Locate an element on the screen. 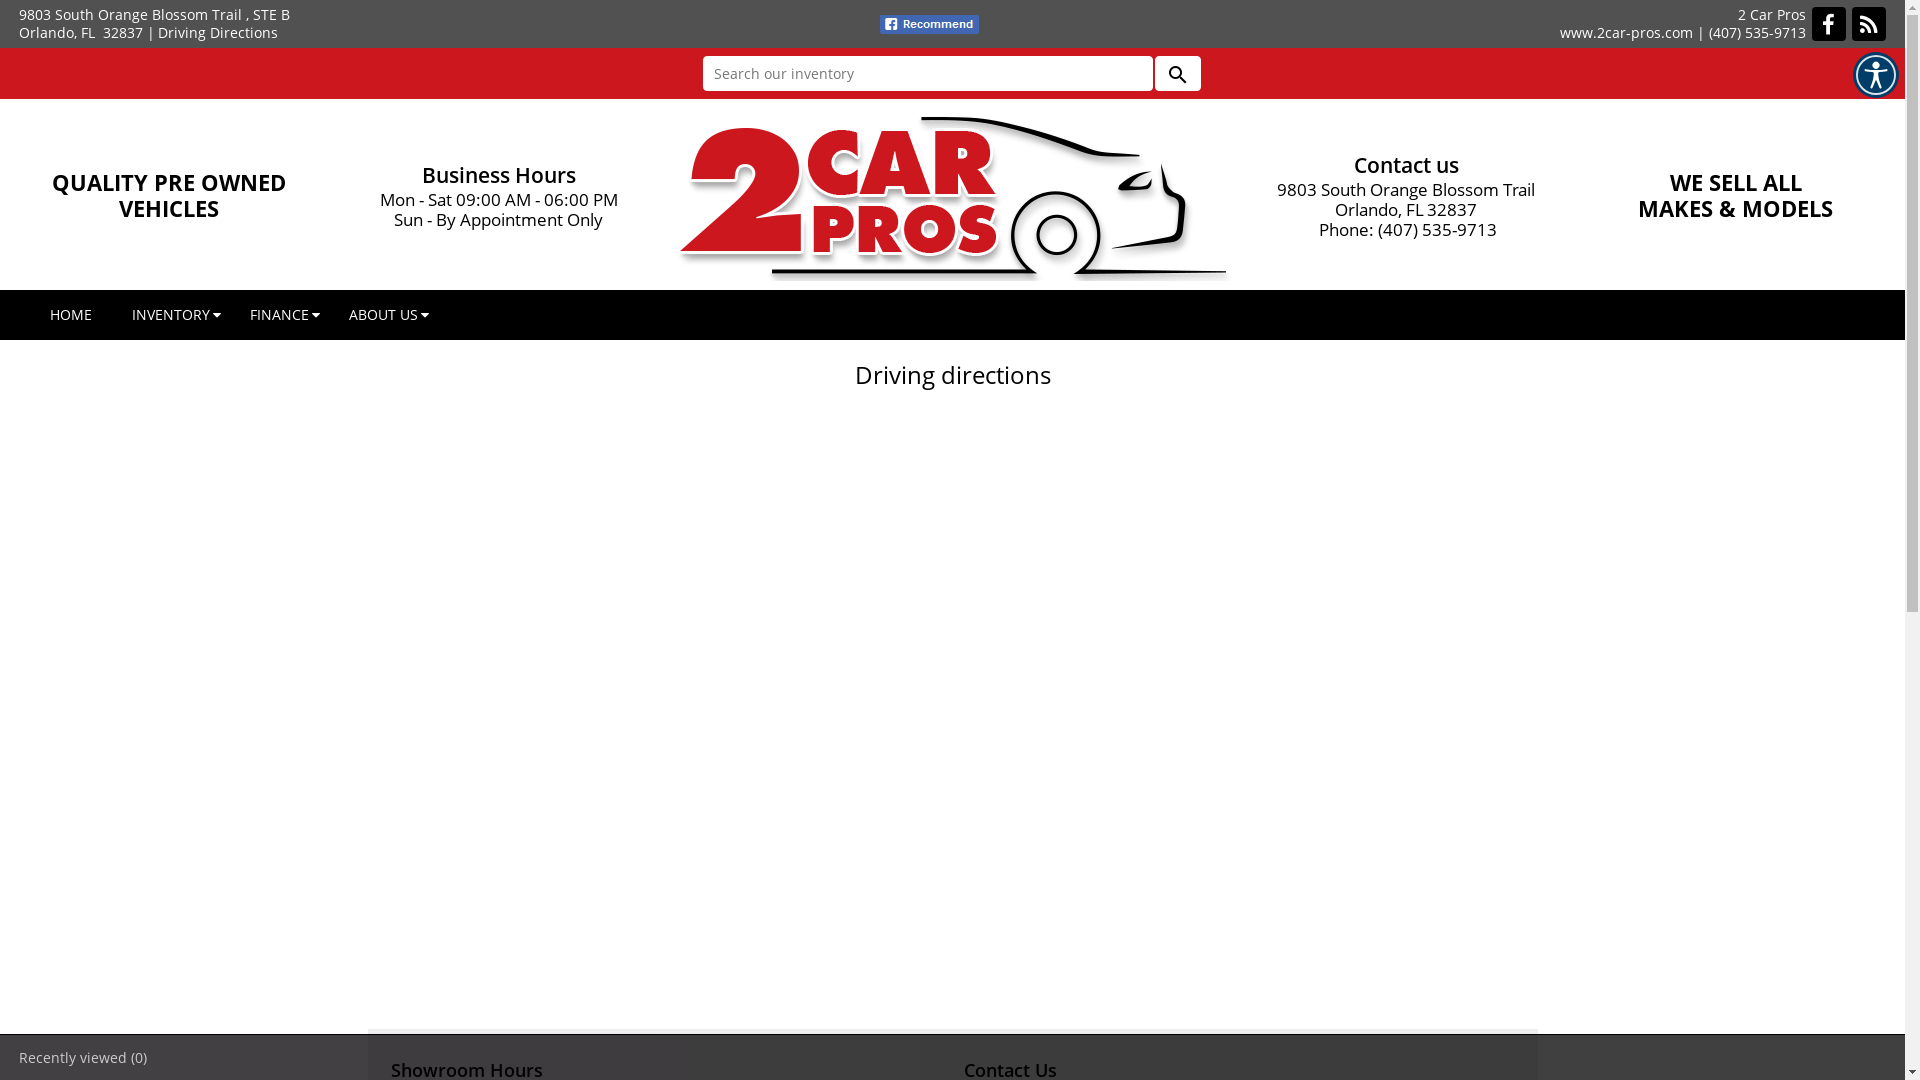 This screenshot has height=1080, width=1920. 'Directions' is located at coordinates (951, 705).